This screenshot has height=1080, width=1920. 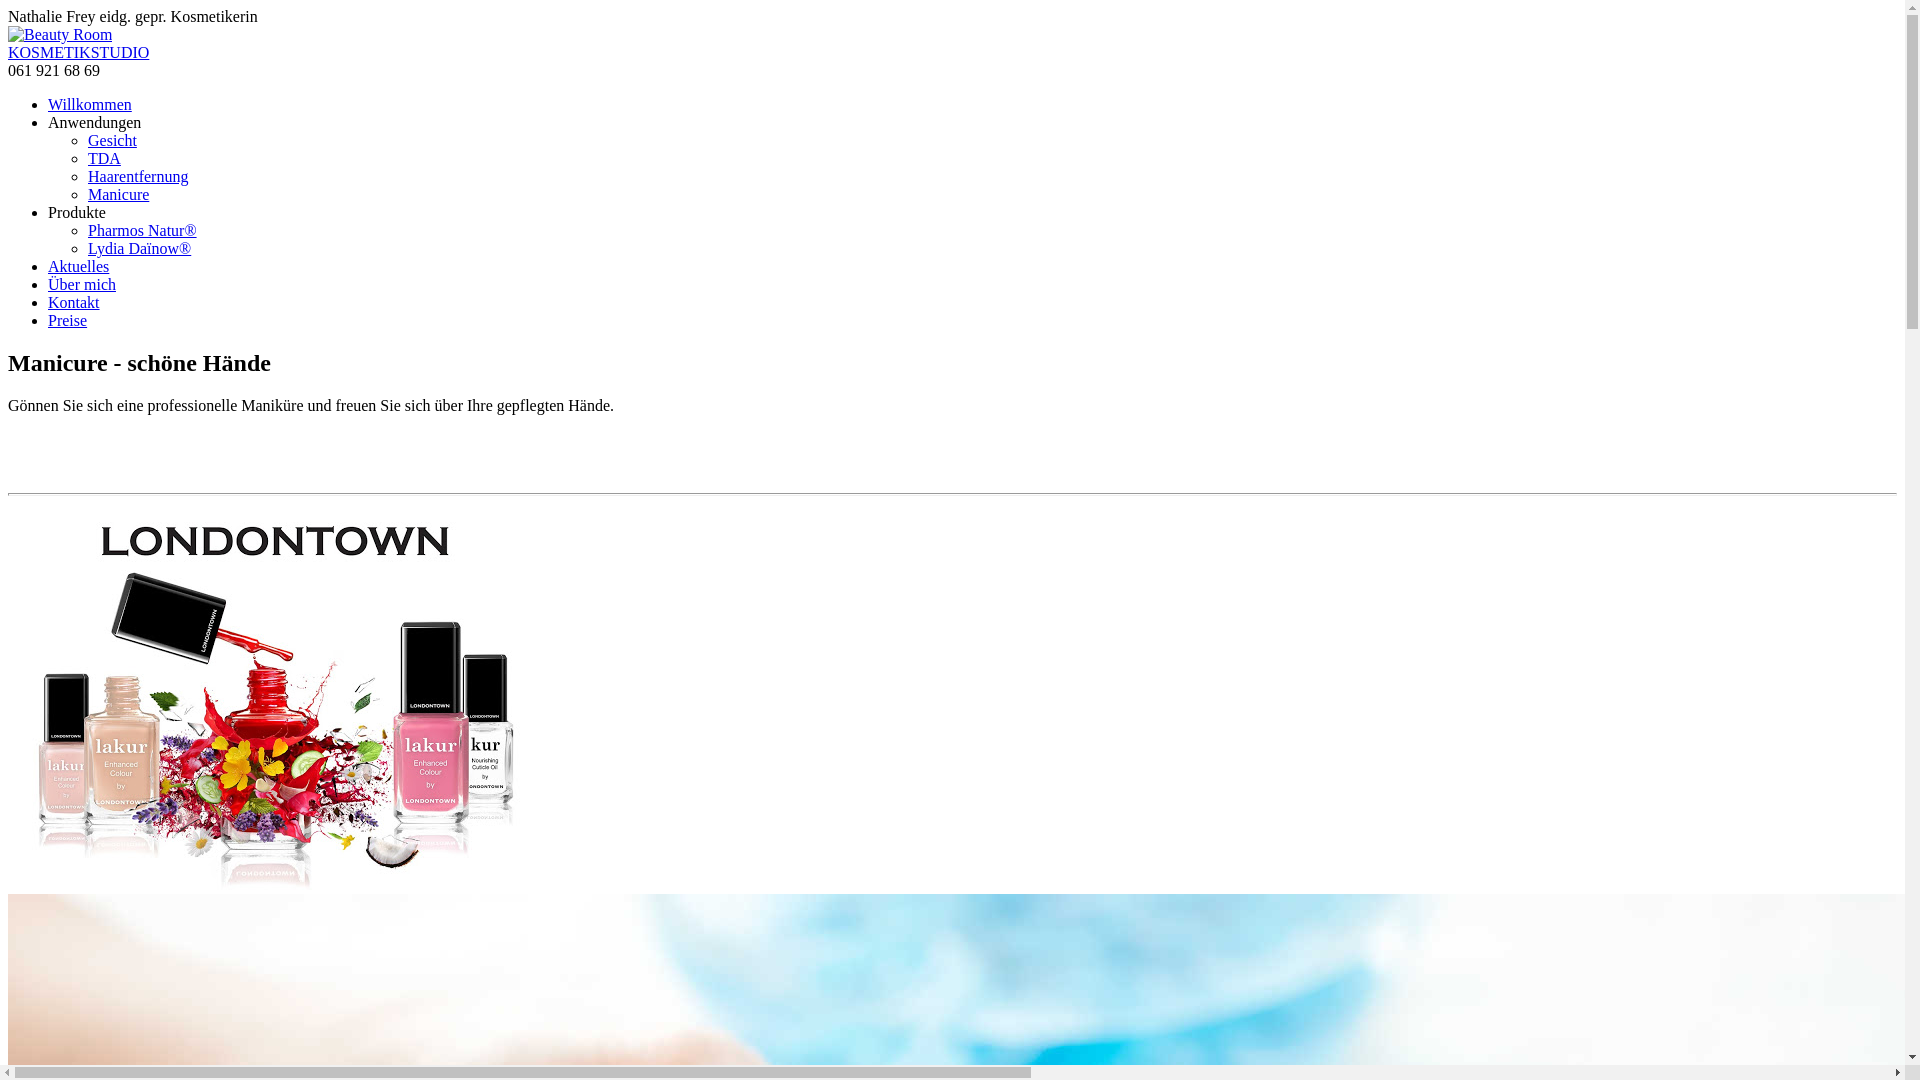 I want to click on 'Gesicht', so click(x=111, y=139).